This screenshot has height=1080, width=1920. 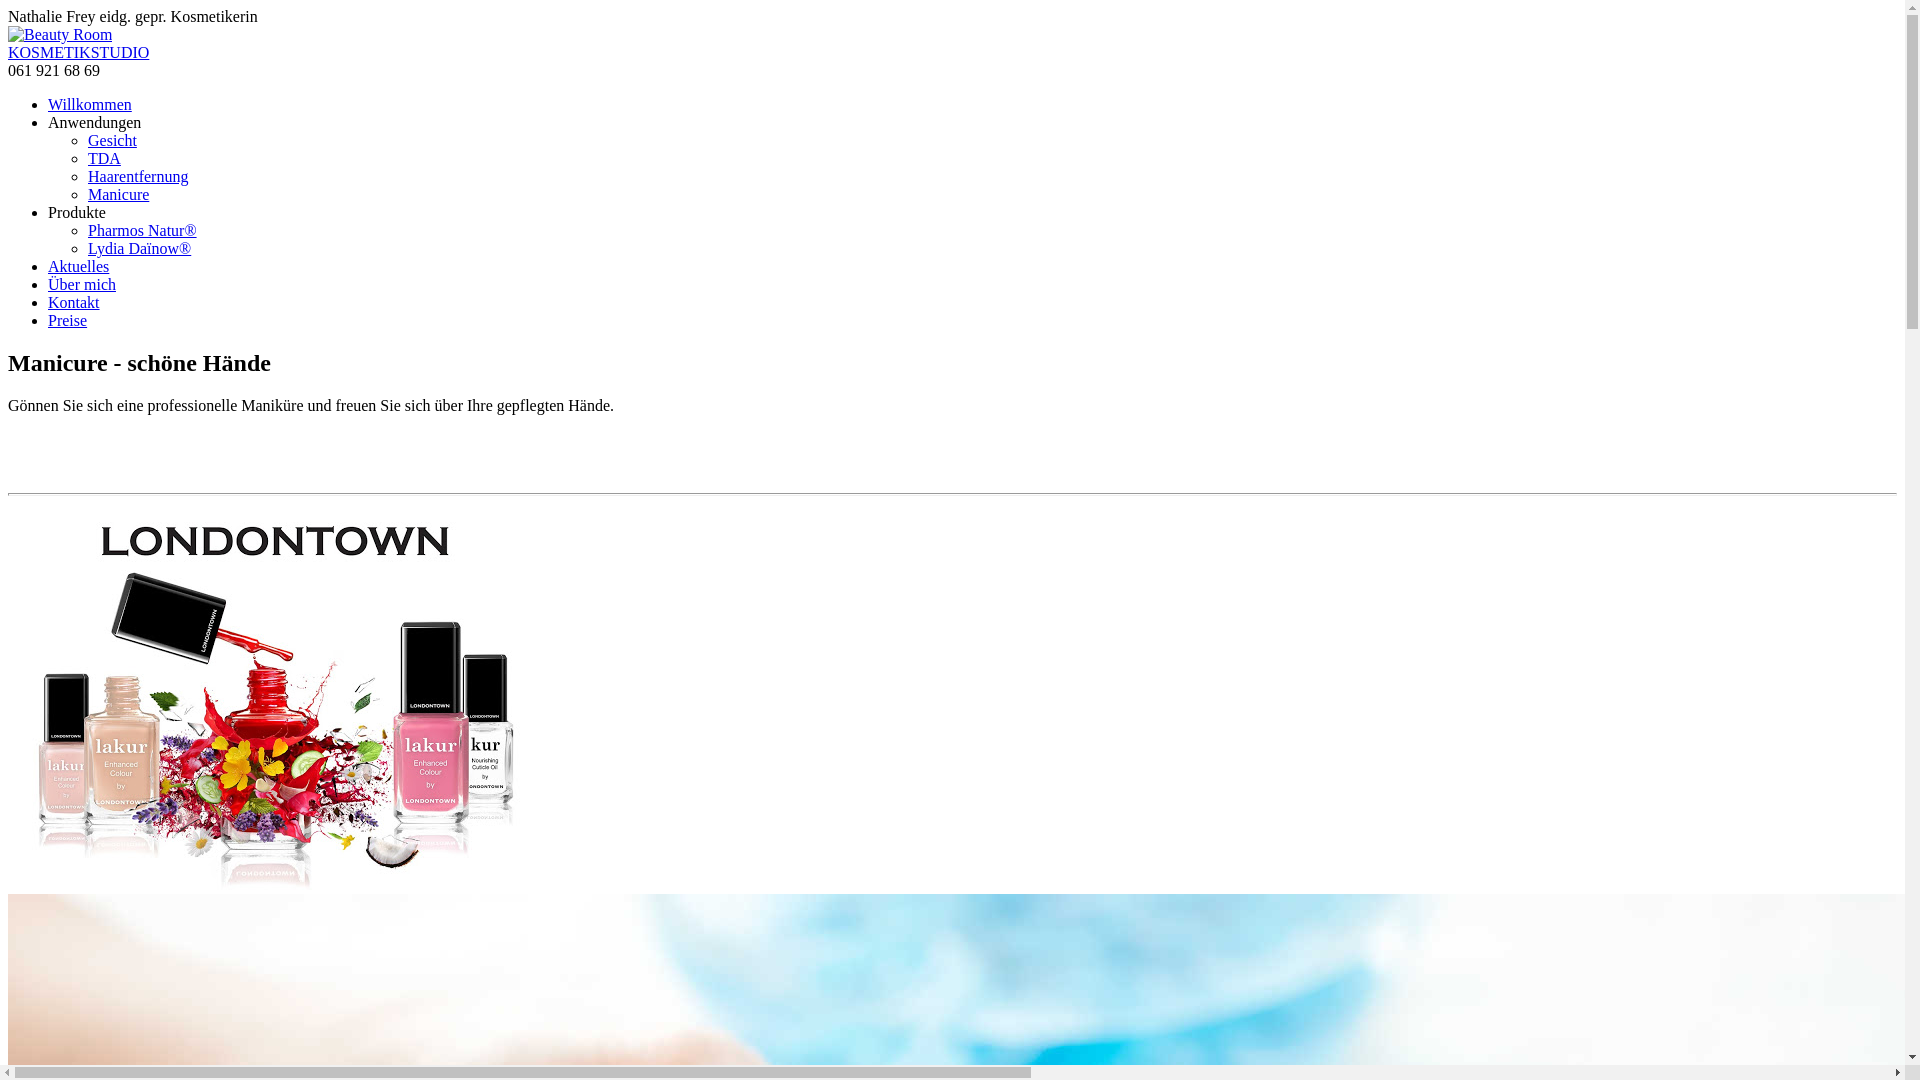 I want to click on 'Gesicht', so click(x=111, y=139).